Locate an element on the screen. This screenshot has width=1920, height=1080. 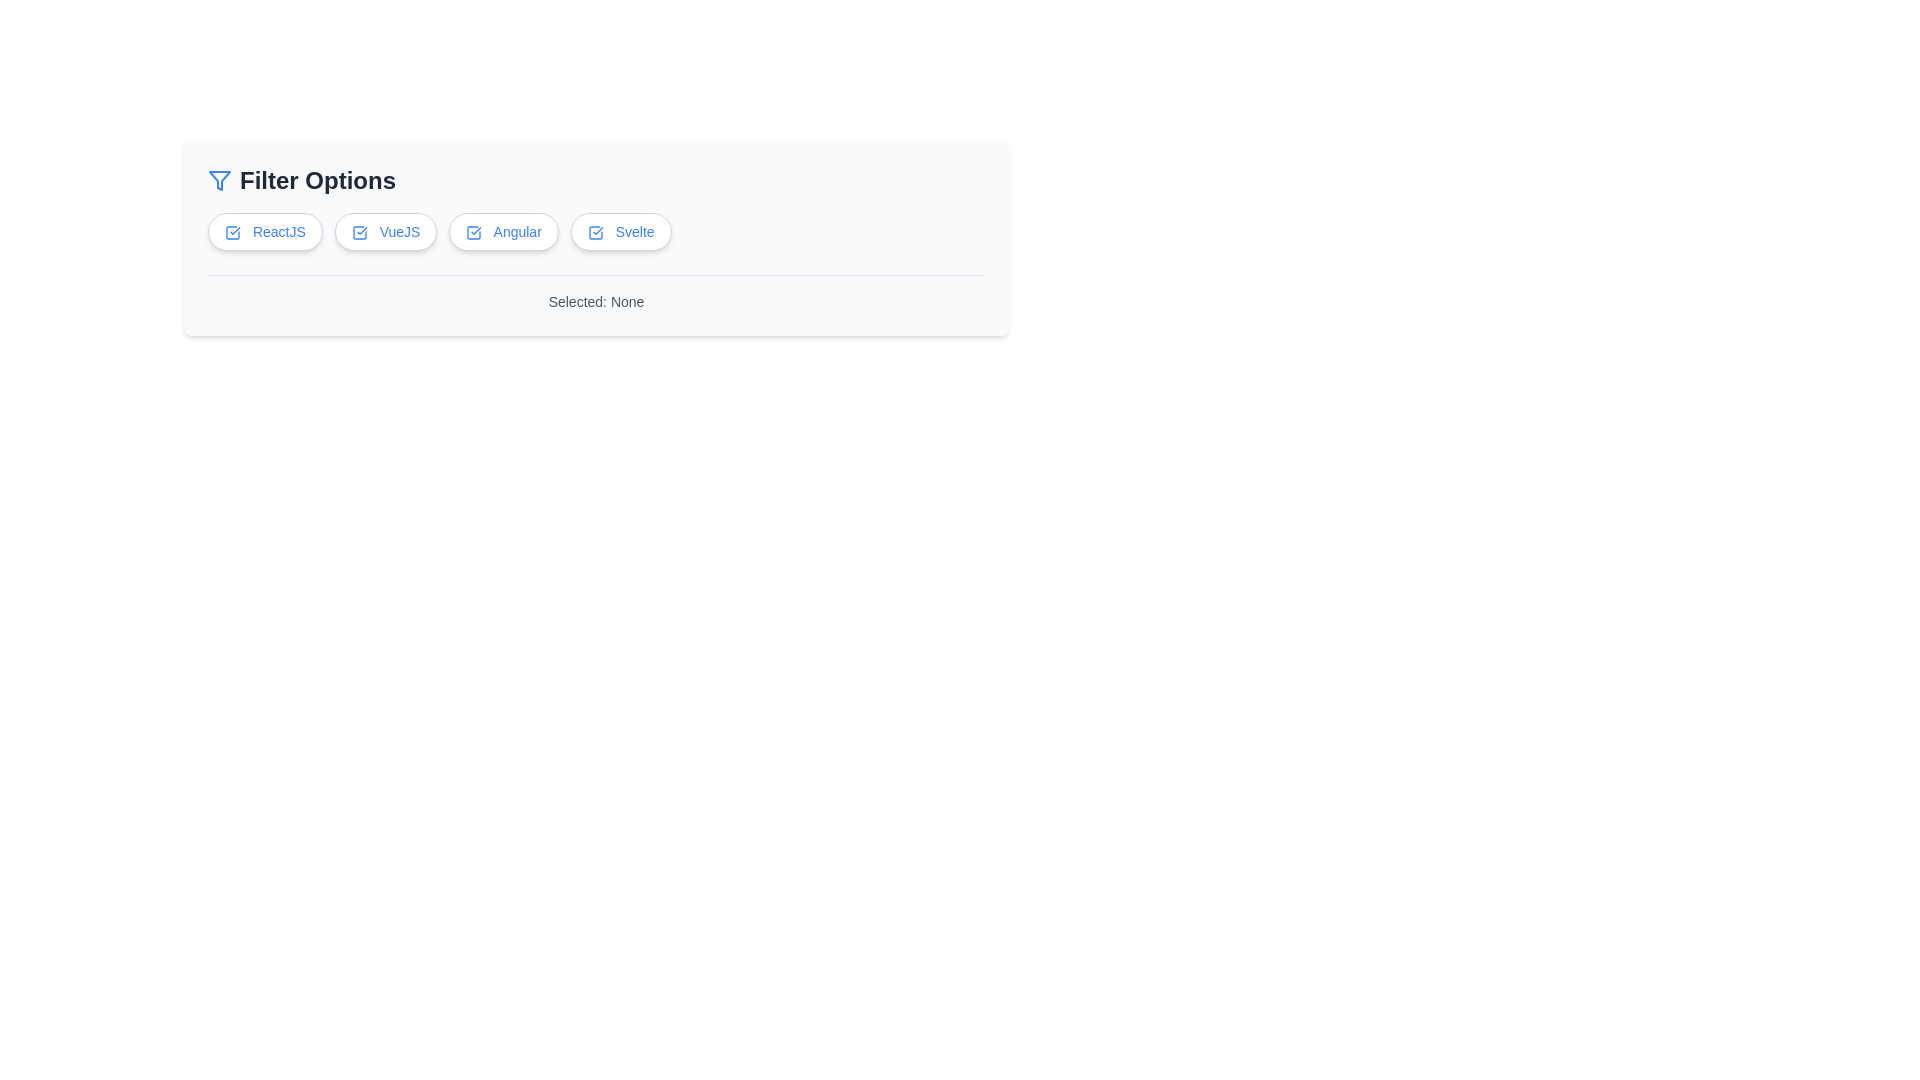
the SVG Icon representing filter functionality located in the 'Filter Options' heading area, positioned to the left of the header text is located at coordinates (220, 181).